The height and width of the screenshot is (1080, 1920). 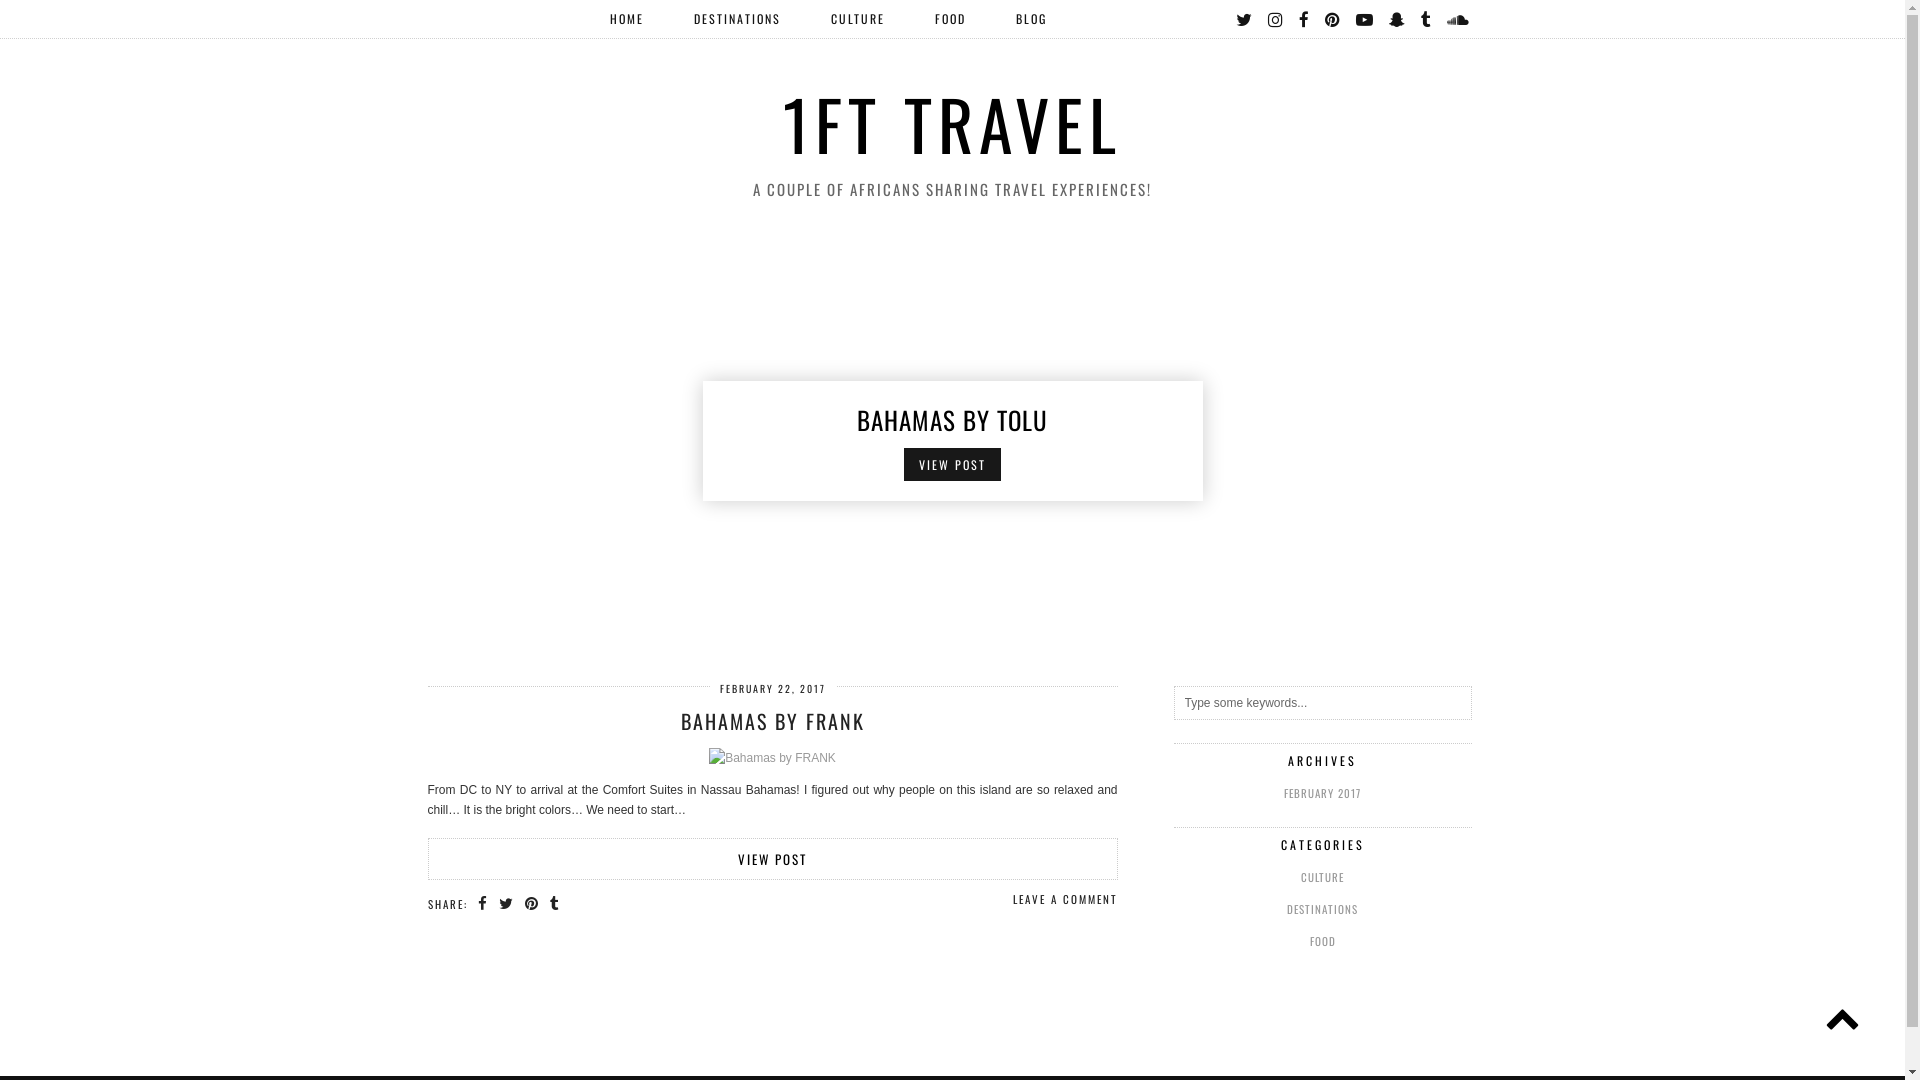 What do you see at coordinates (735, 19) in the screenshot?
I see `'DESTINATIONS'` at bounding box center [735, 19].